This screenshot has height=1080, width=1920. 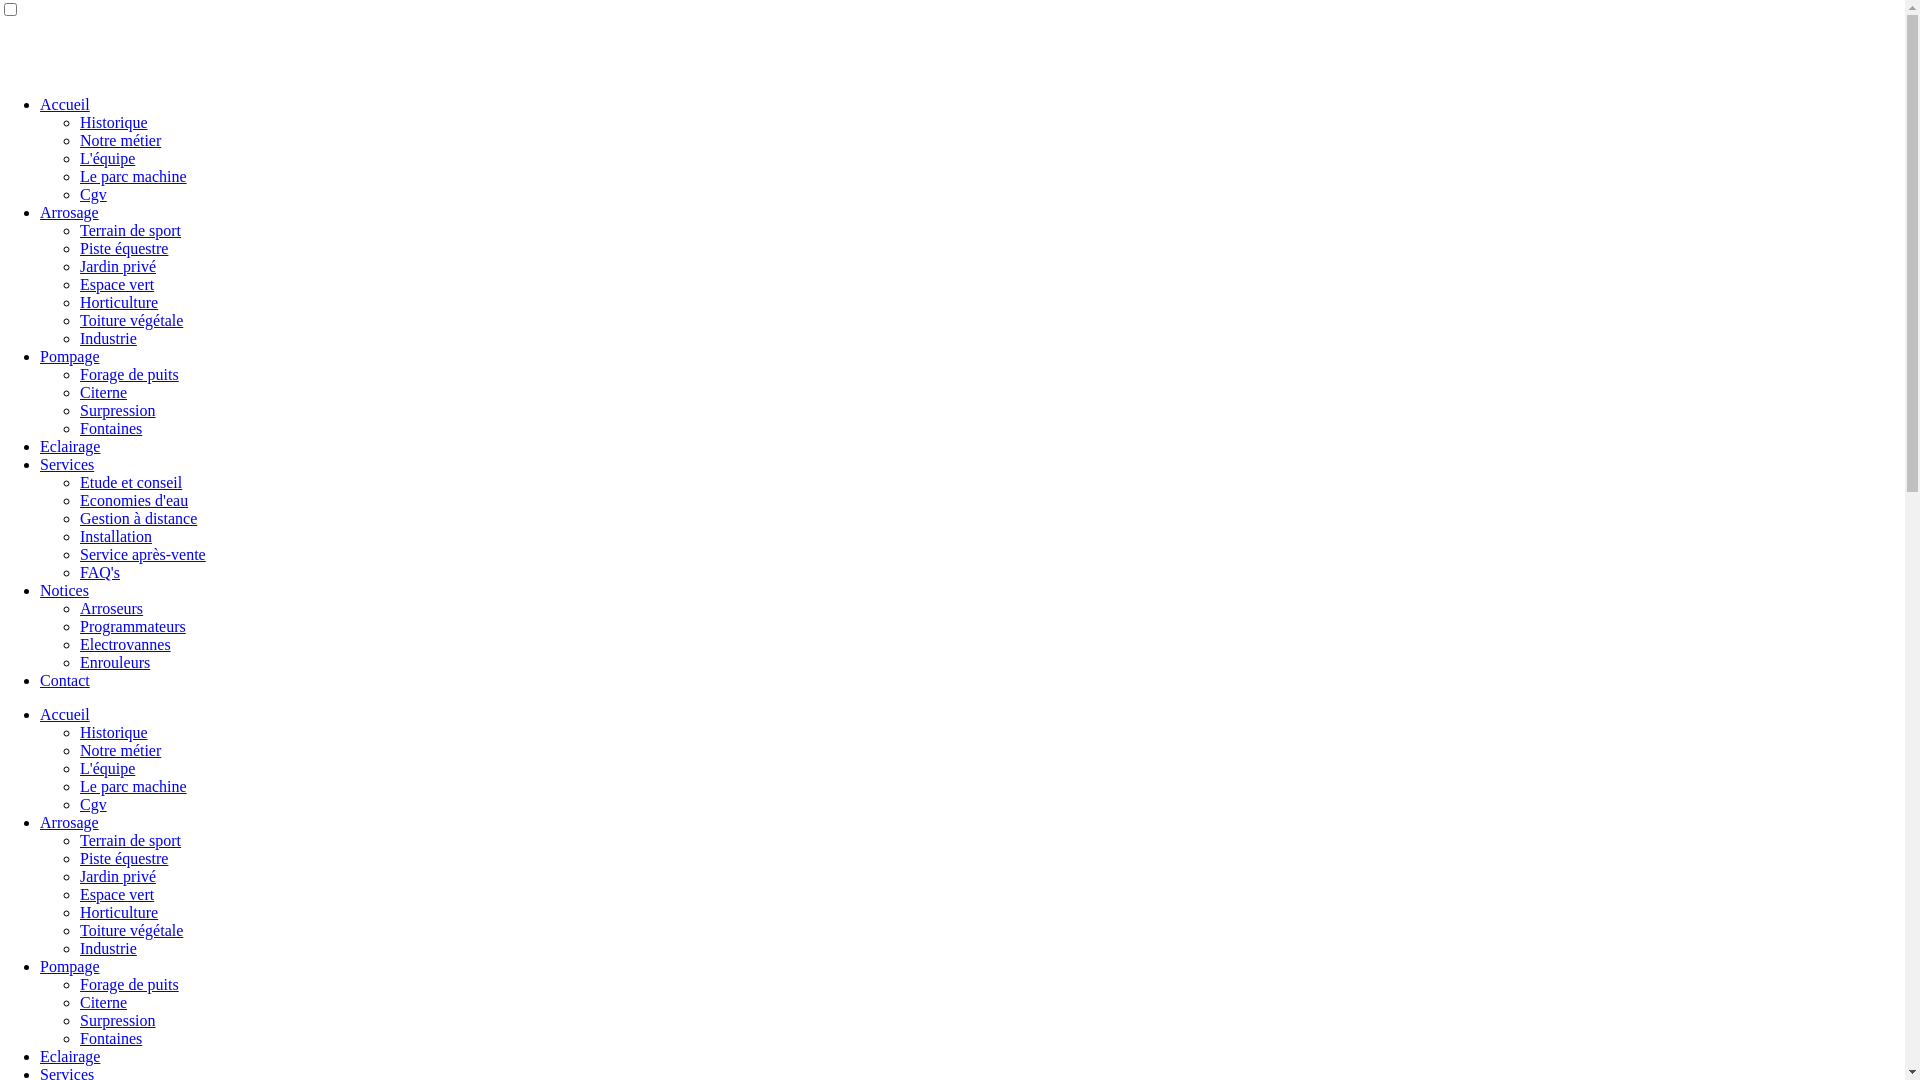 I want to click on 'Arroseurs', so click(x=110, y=607).